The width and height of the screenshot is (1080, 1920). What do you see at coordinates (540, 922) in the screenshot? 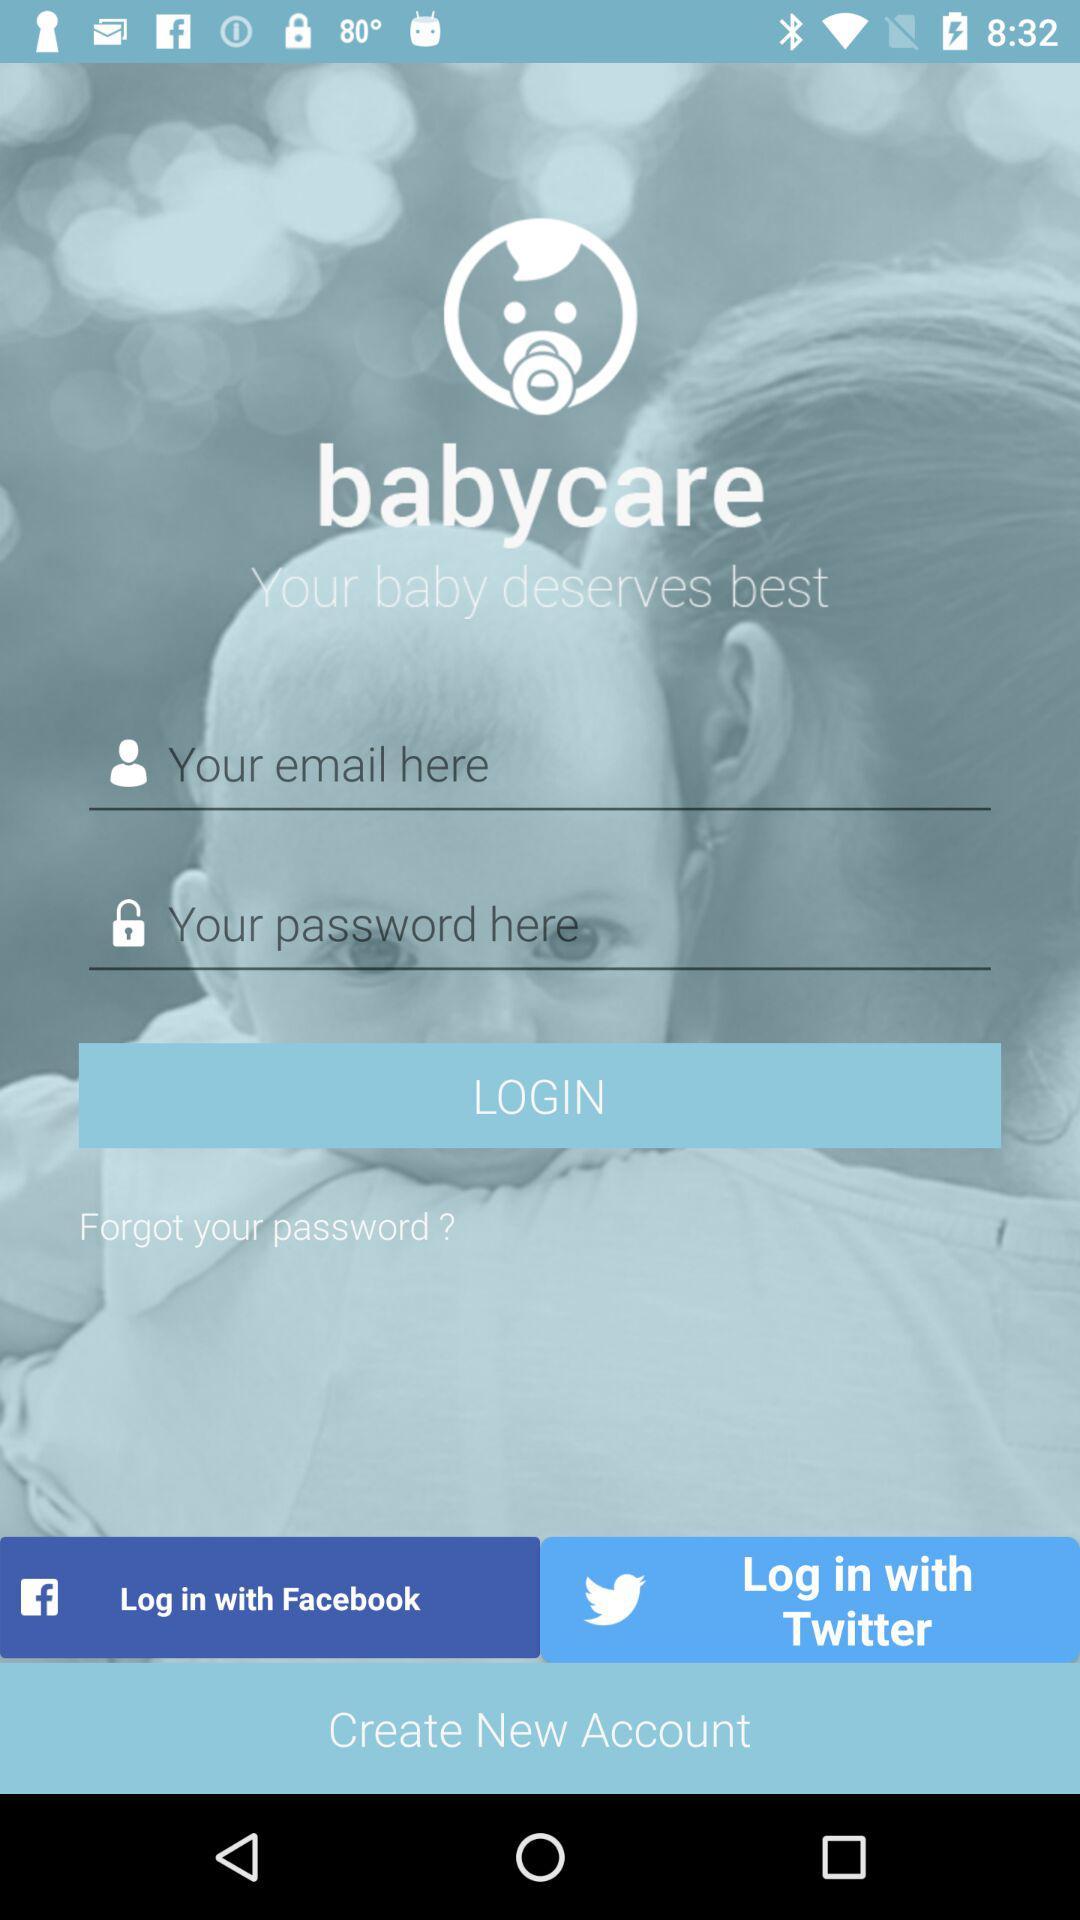
I see `enter the password` at bounding box center [540, 922].